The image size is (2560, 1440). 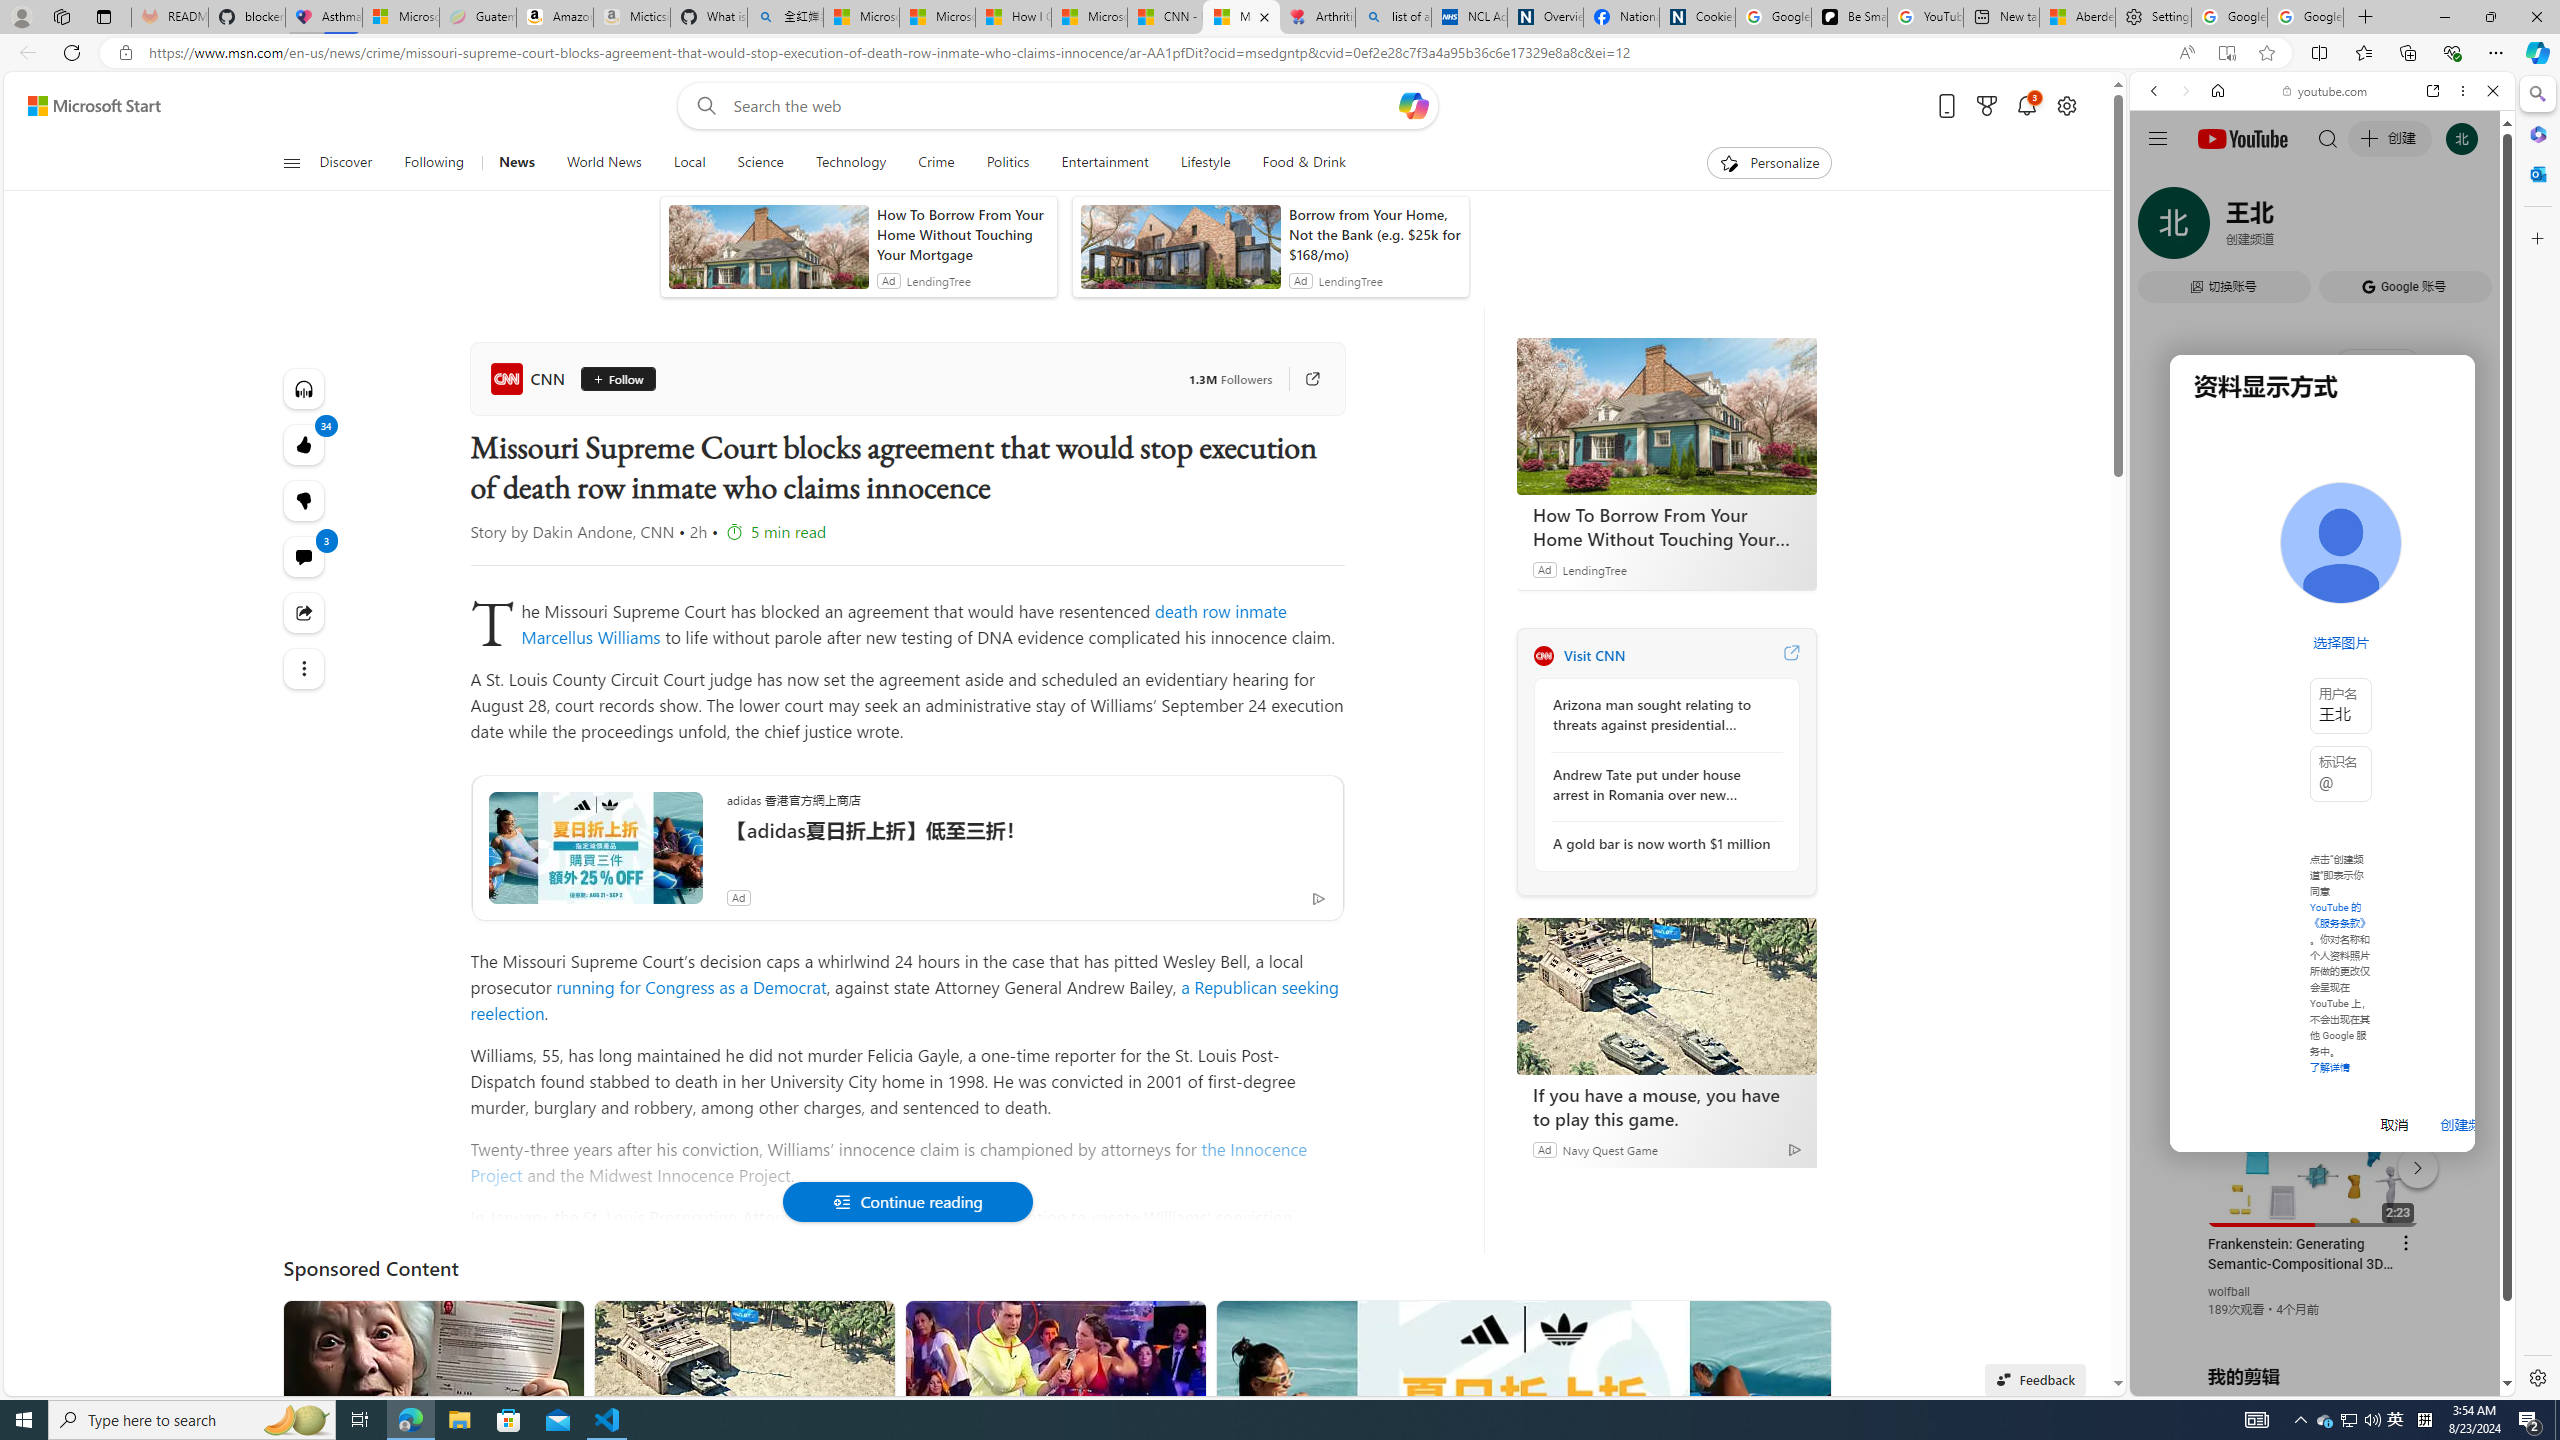 What do you see at coordinates (303, 556) in the screenshot?
I see `'View comments 3 Comment'` at bounding box center [303, 556].